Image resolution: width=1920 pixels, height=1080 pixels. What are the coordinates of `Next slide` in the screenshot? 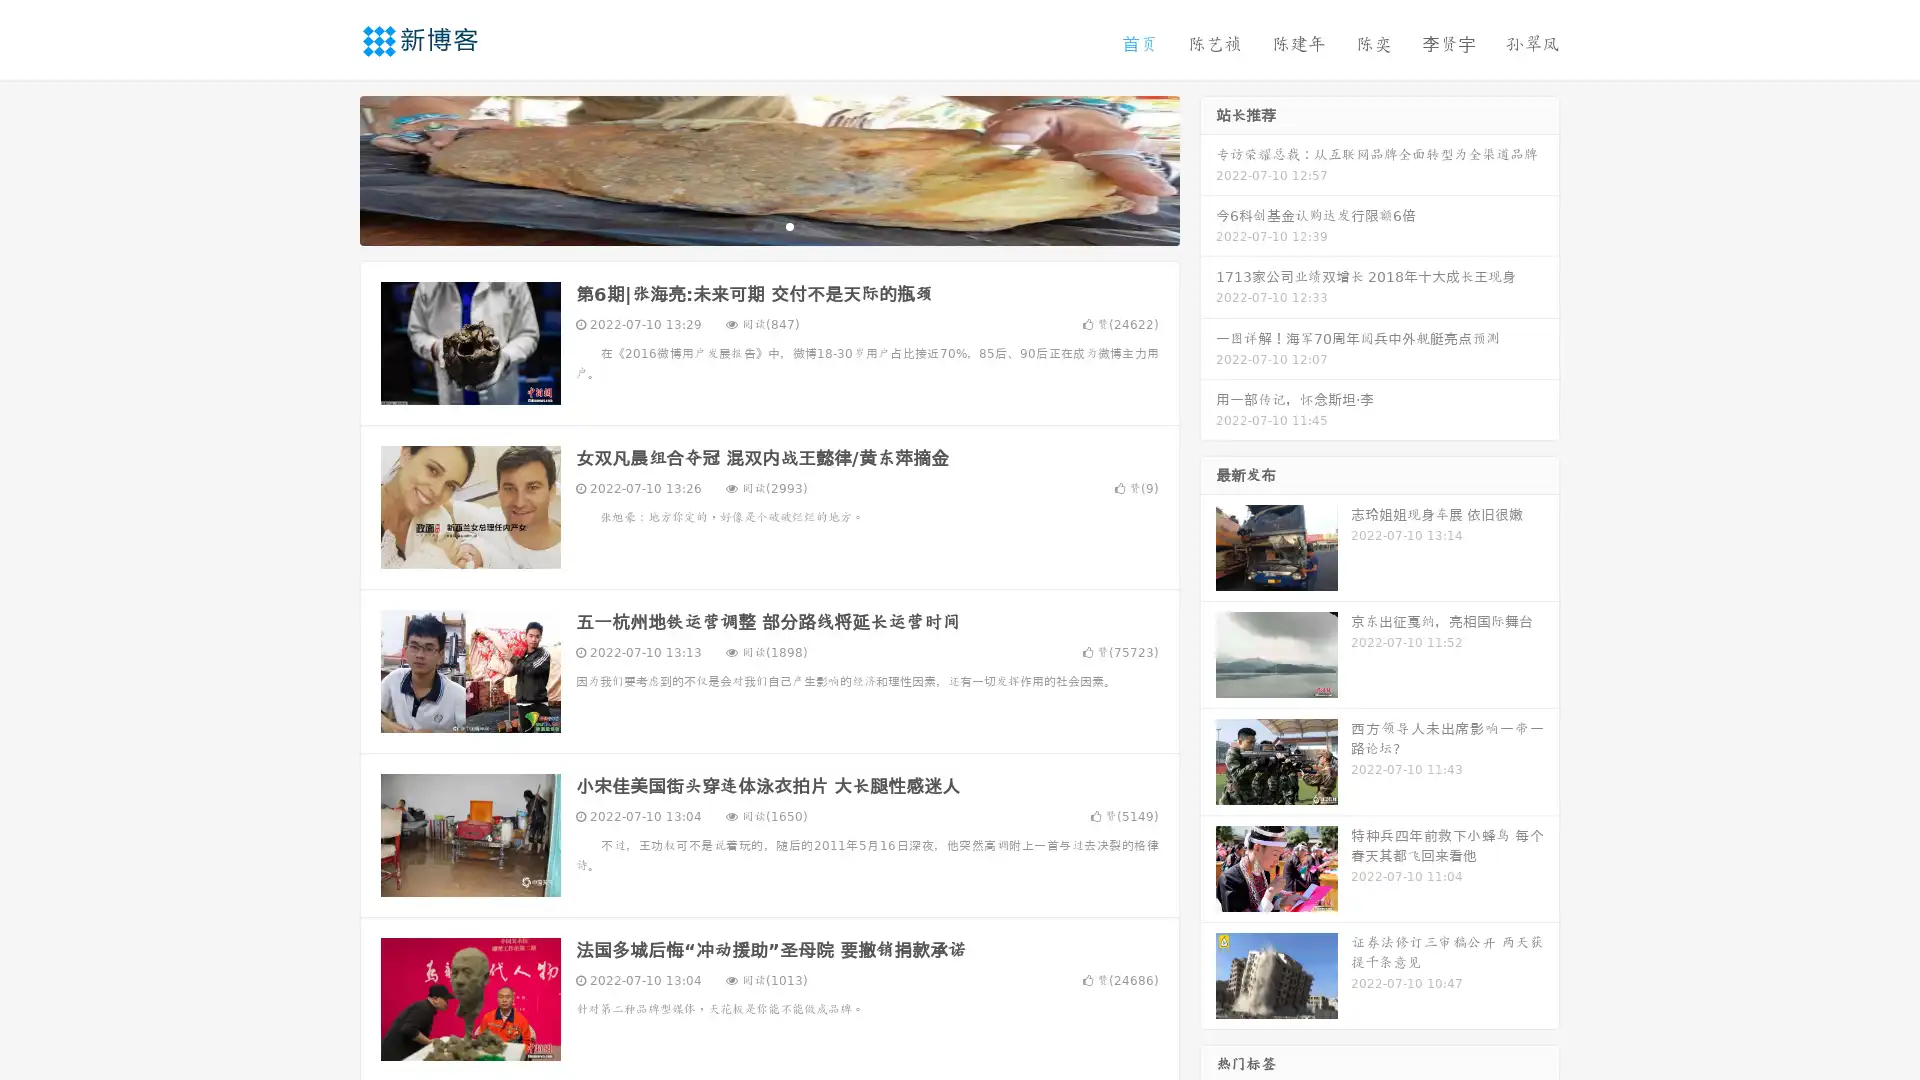 It's located at (1208, 168).